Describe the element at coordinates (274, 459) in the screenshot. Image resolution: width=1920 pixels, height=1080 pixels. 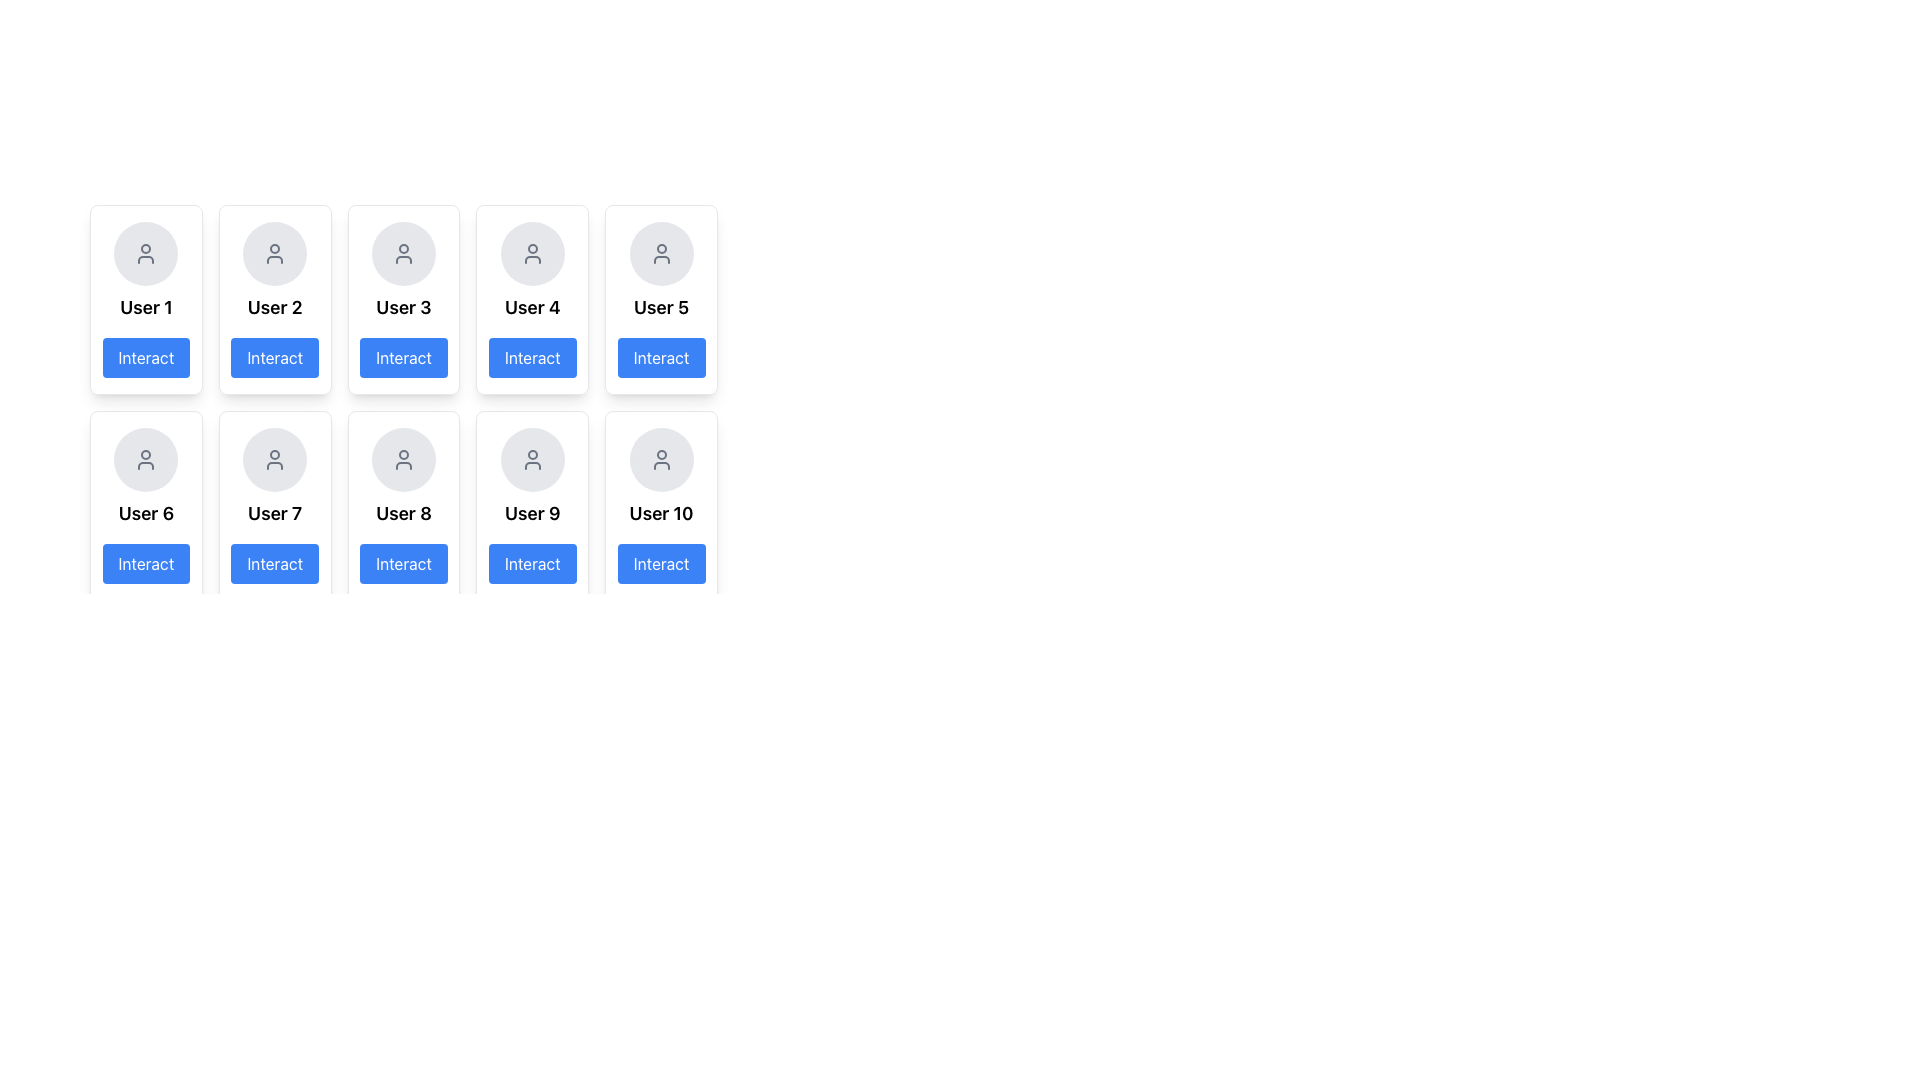
I see `the user icon, which is a circular profile illustration styled in gray with a stroke outline, located in the second row and second column of a grid of user elements` at that location.